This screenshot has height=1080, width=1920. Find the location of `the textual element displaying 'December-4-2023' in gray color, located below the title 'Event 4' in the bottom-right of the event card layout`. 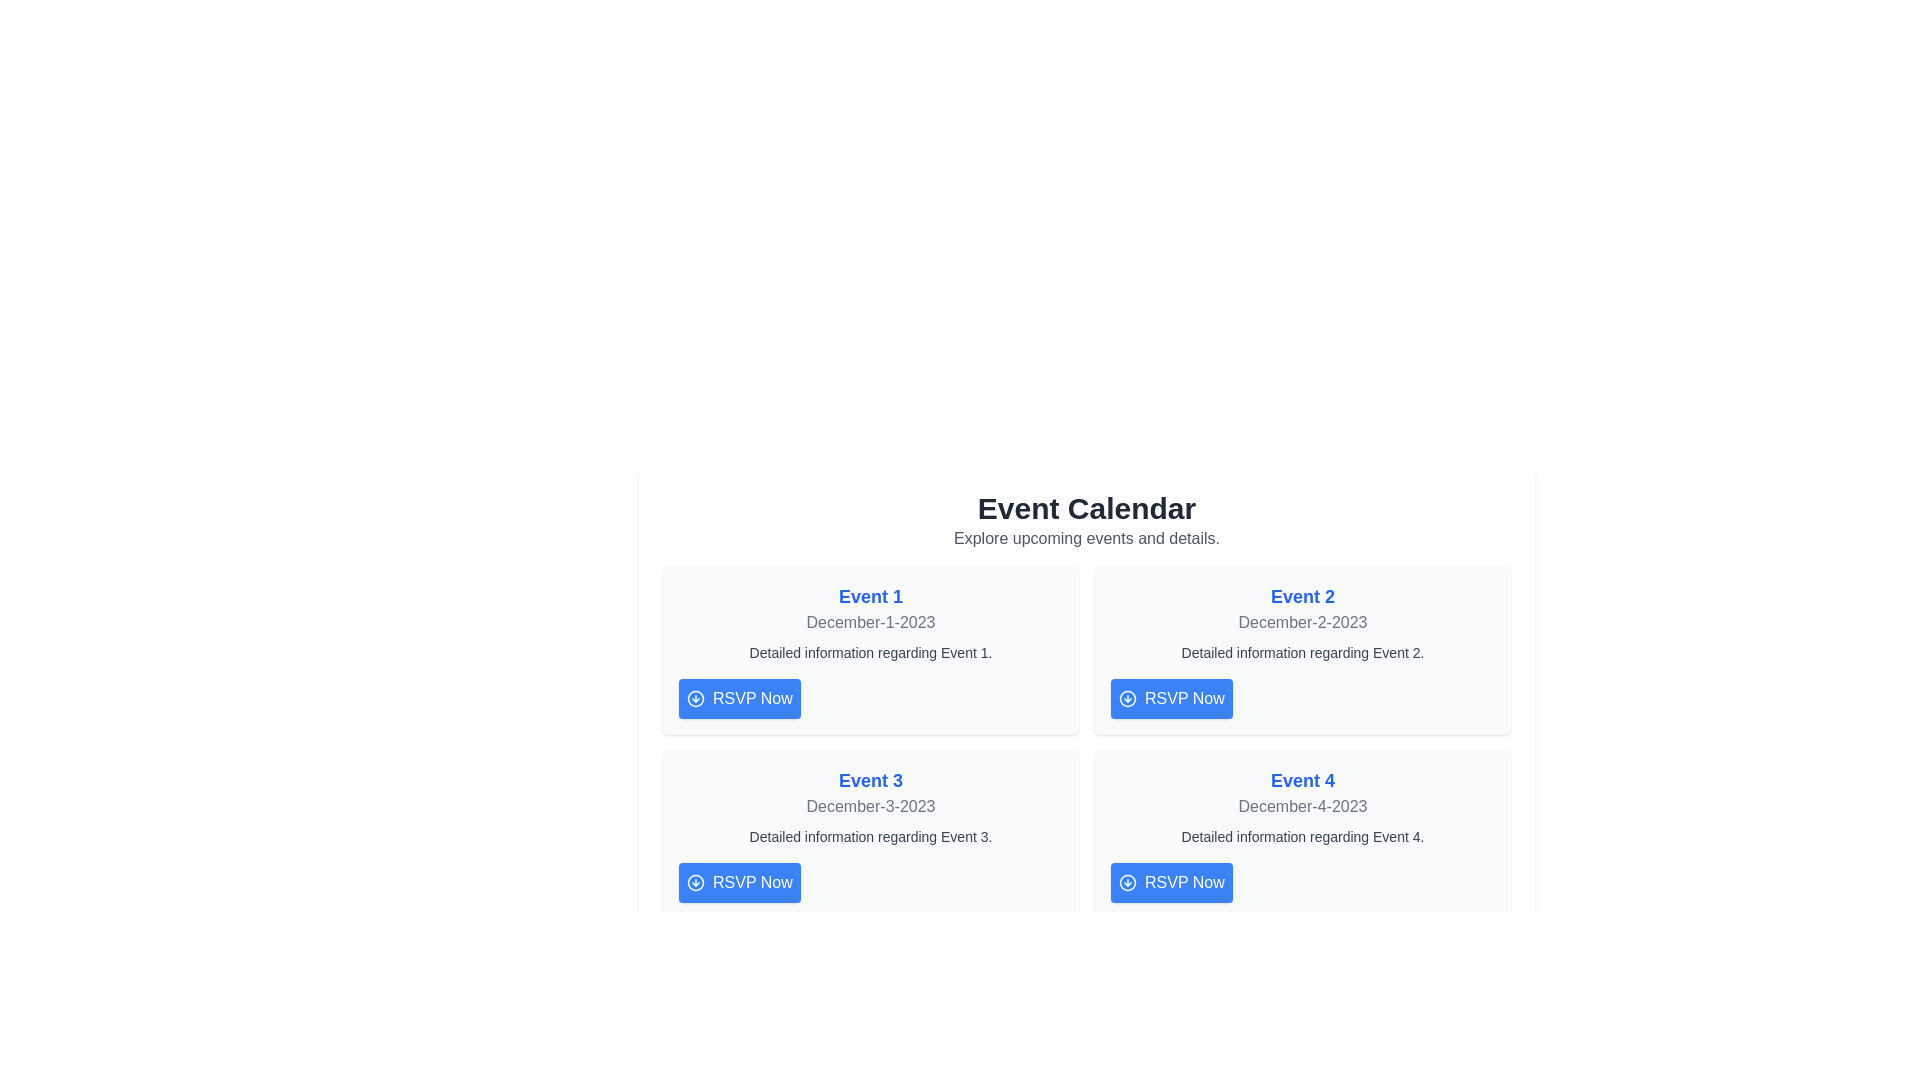

the textual element displaying 'December-4-2023' in gray color, located below the title 'Event 4' in the bottom-right of the event card layout is located at coordinates (1302, 805).